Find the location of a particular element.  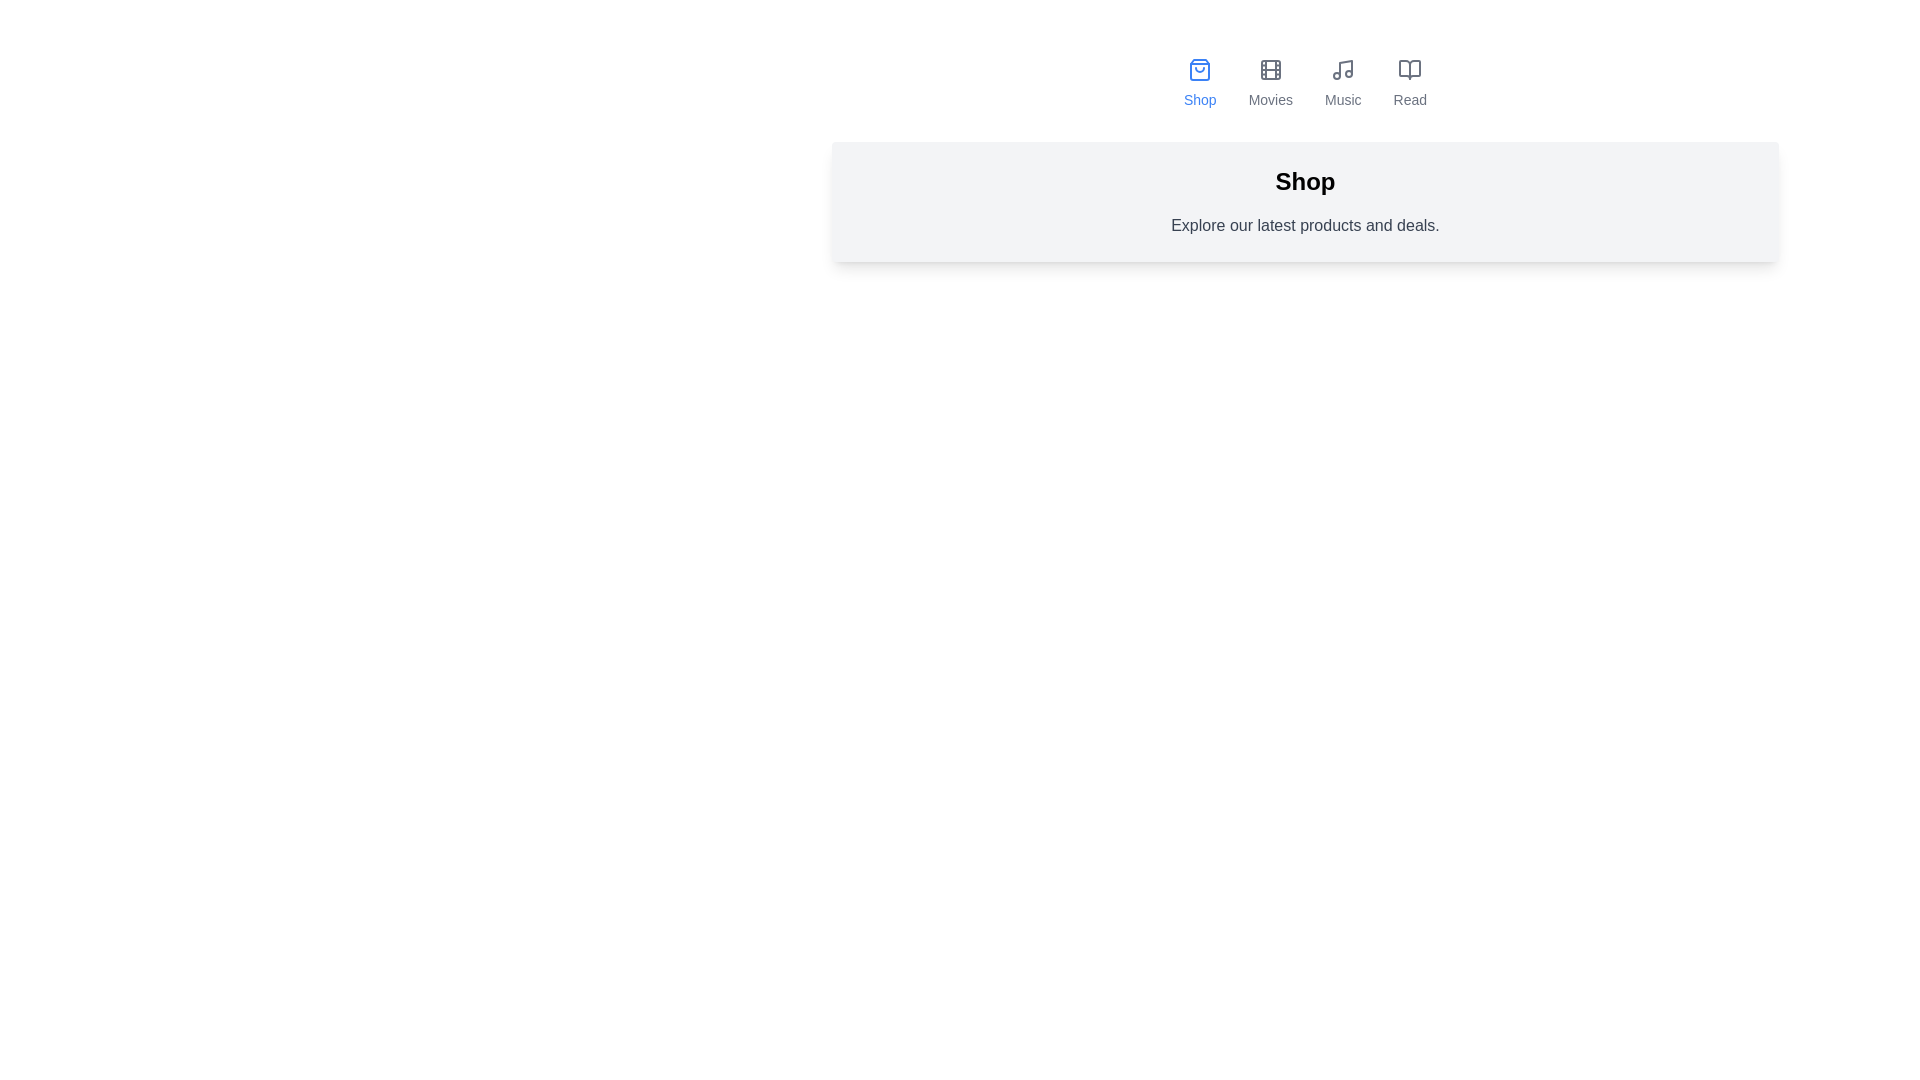

the tab labeled Movies to display its content is located at coordinates (1269, 83).